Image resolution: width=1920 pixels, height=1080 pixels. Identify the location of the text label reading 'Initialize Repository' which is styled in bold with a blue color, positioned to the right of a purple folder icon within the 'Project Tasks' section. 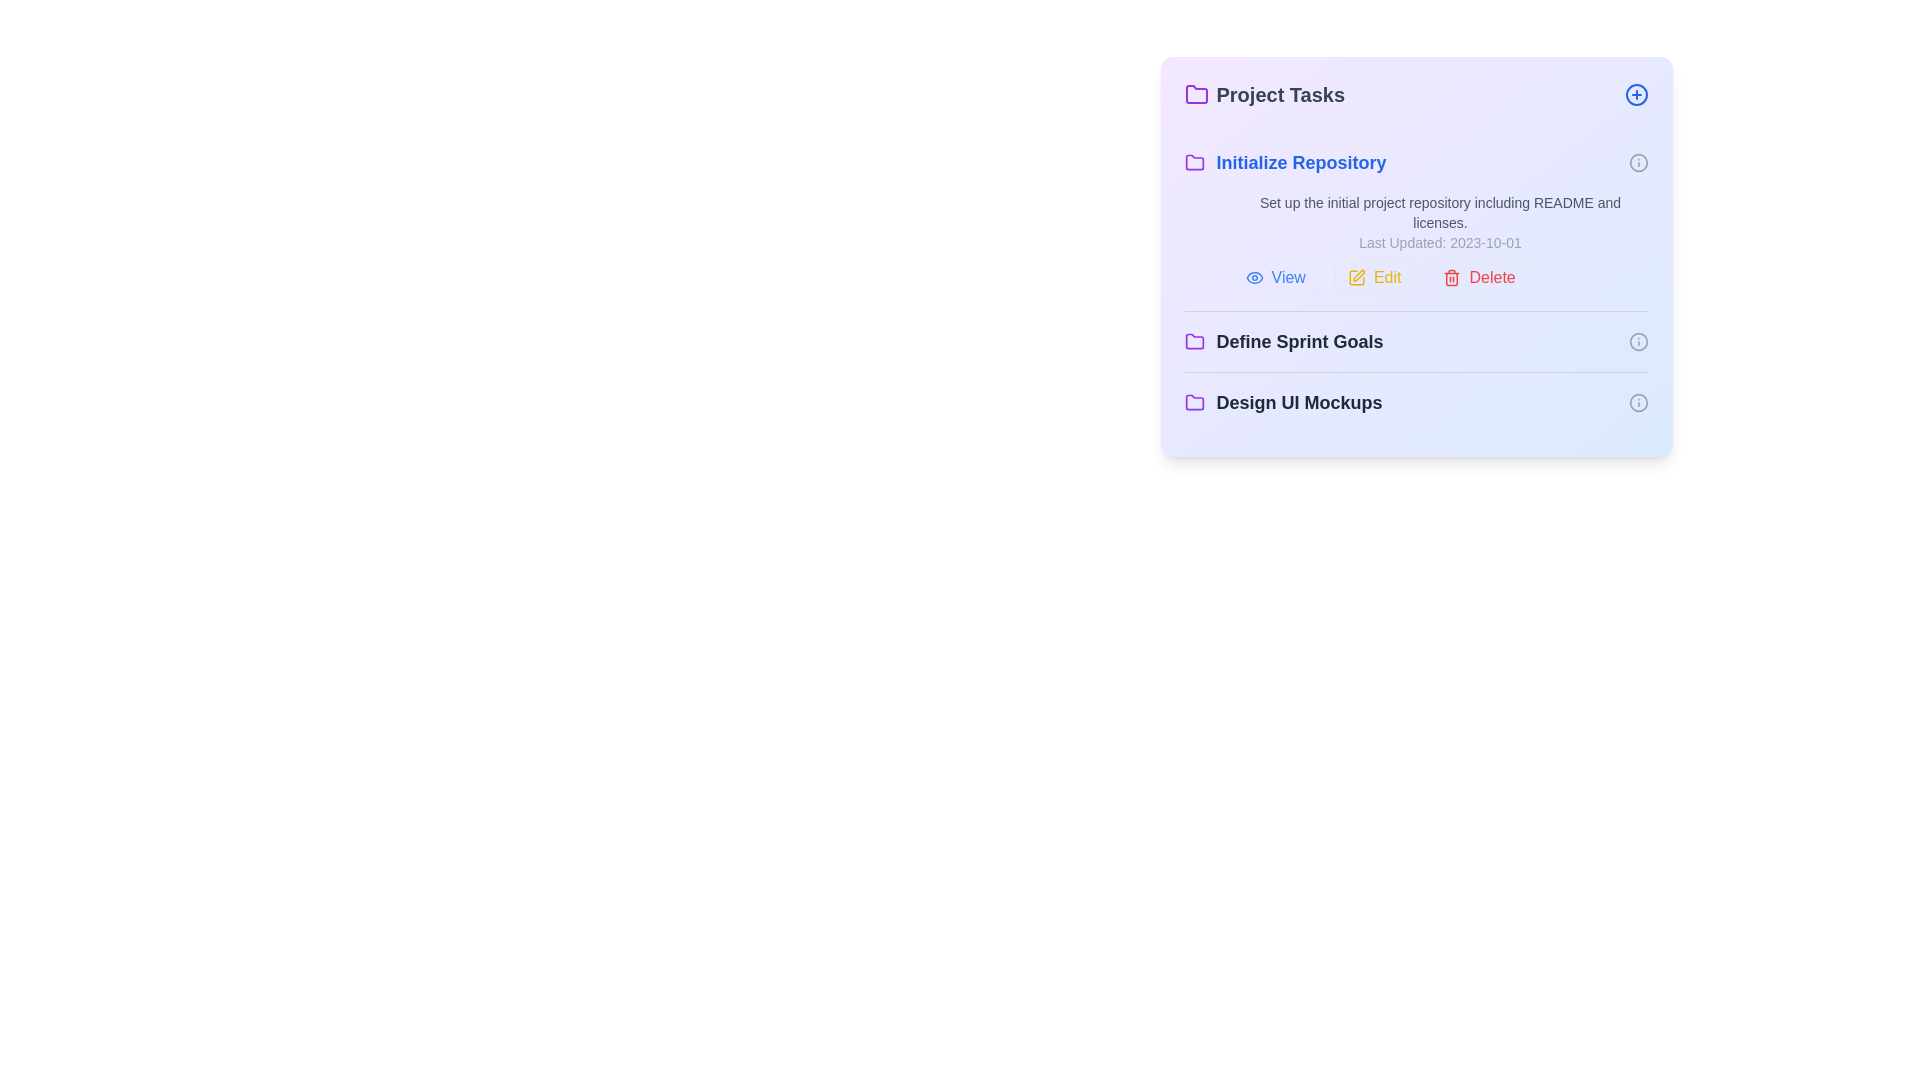
(1301, 161).